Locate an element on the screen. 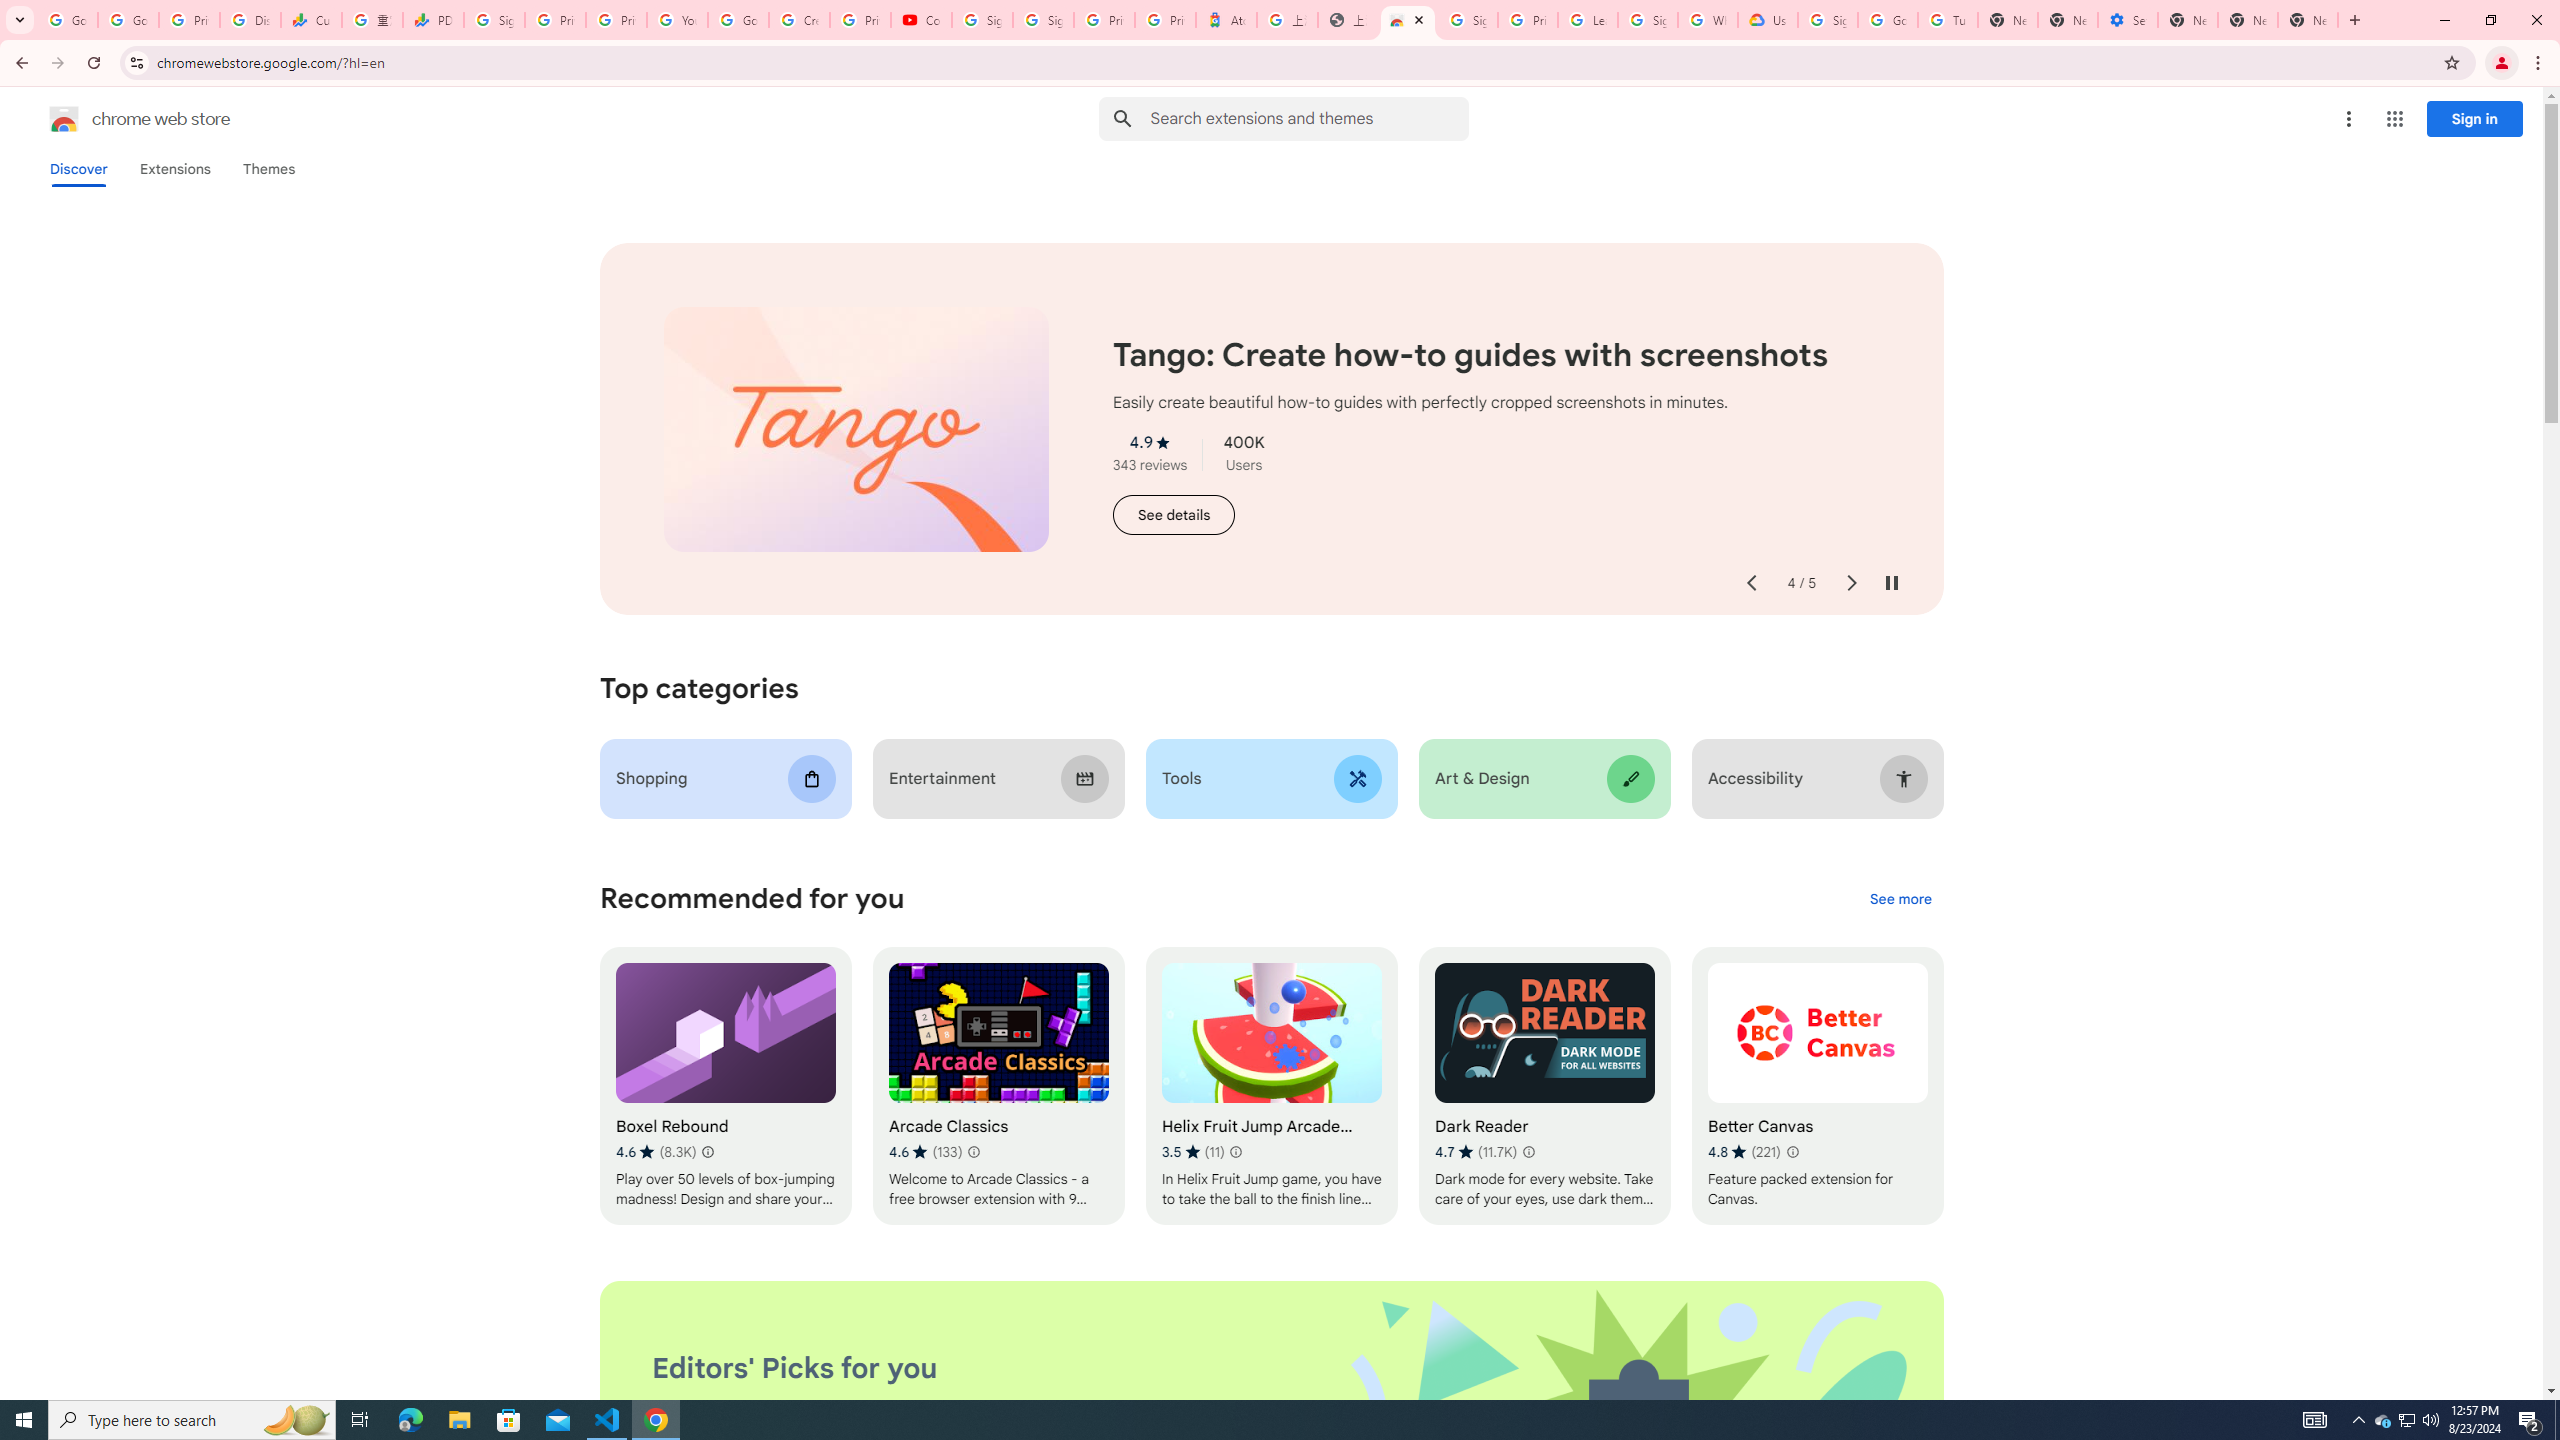 This screenshot has height=1440, width=2560. 'PDD Holdings Inc - ADR (PDD) Price & News - Google Finance' is located at coordinates (432, 19).